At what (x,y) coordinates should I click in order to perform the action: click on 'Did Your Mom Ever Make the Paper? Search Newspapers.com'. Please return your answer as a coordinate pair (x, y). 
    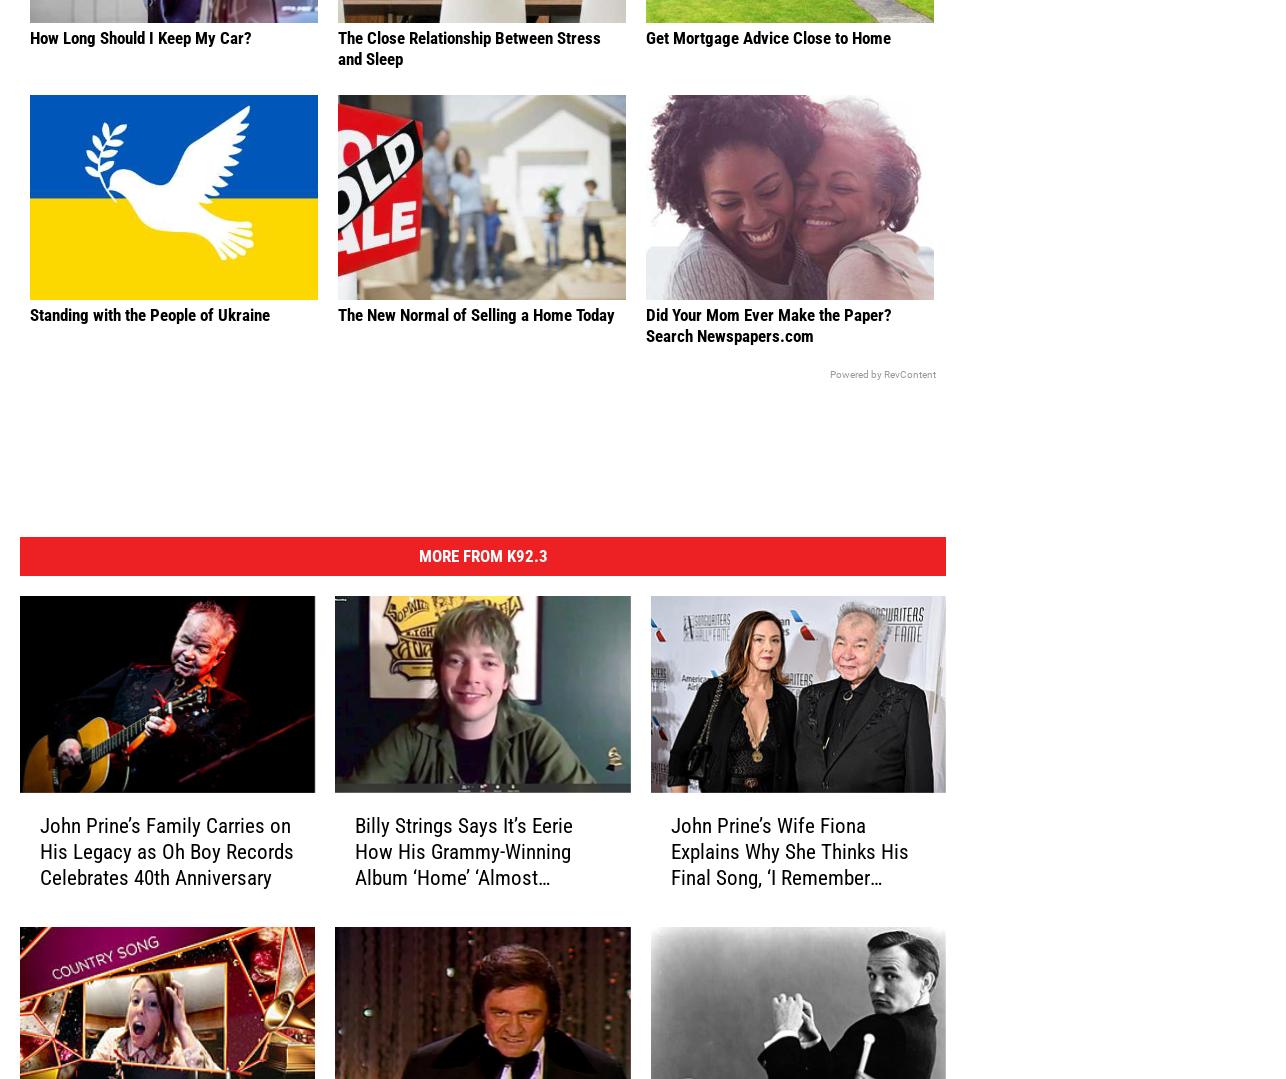
    Looking at the image, I should click on (769, 356).